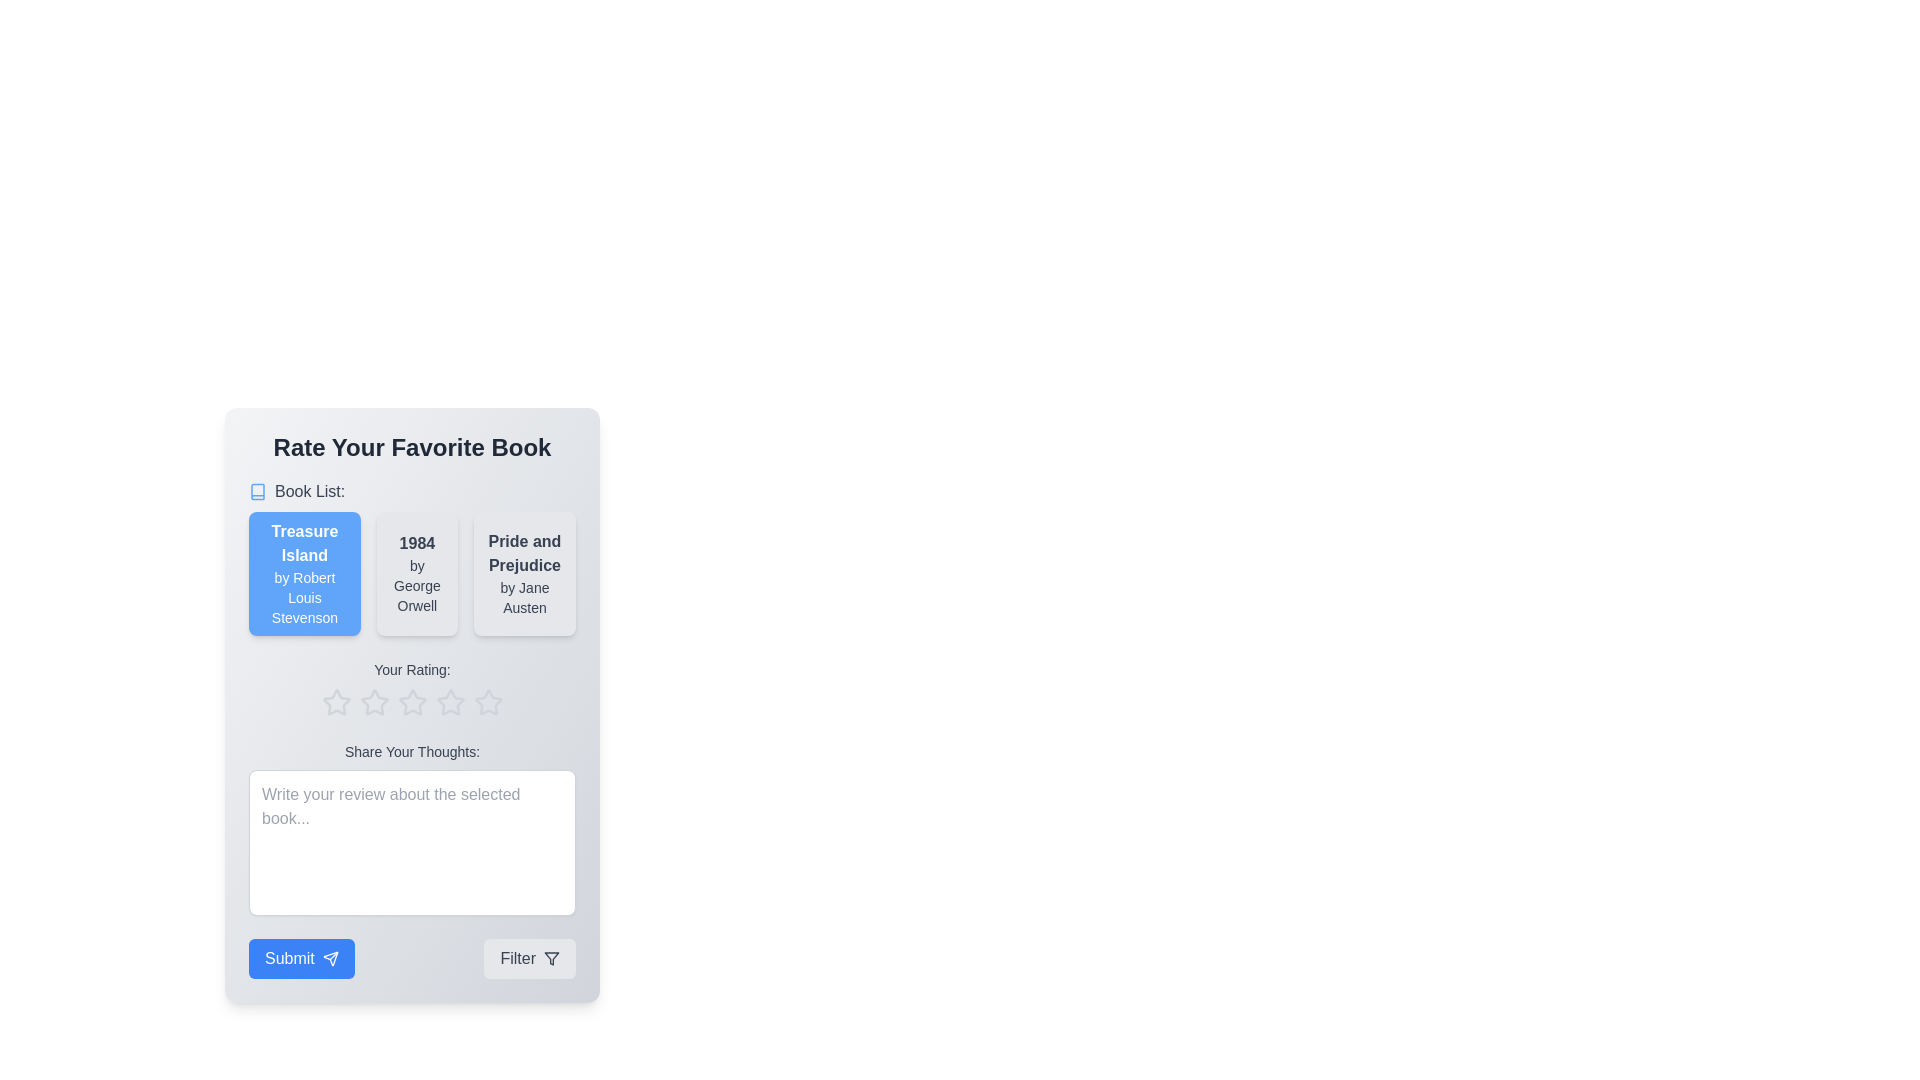 Image resolution: width=1920 pixels, height=1080 pixels. Describe the element at coordinates (449, 701) in the screenshot. I see `the fourth star icon in the 5-star rating system` at that location.